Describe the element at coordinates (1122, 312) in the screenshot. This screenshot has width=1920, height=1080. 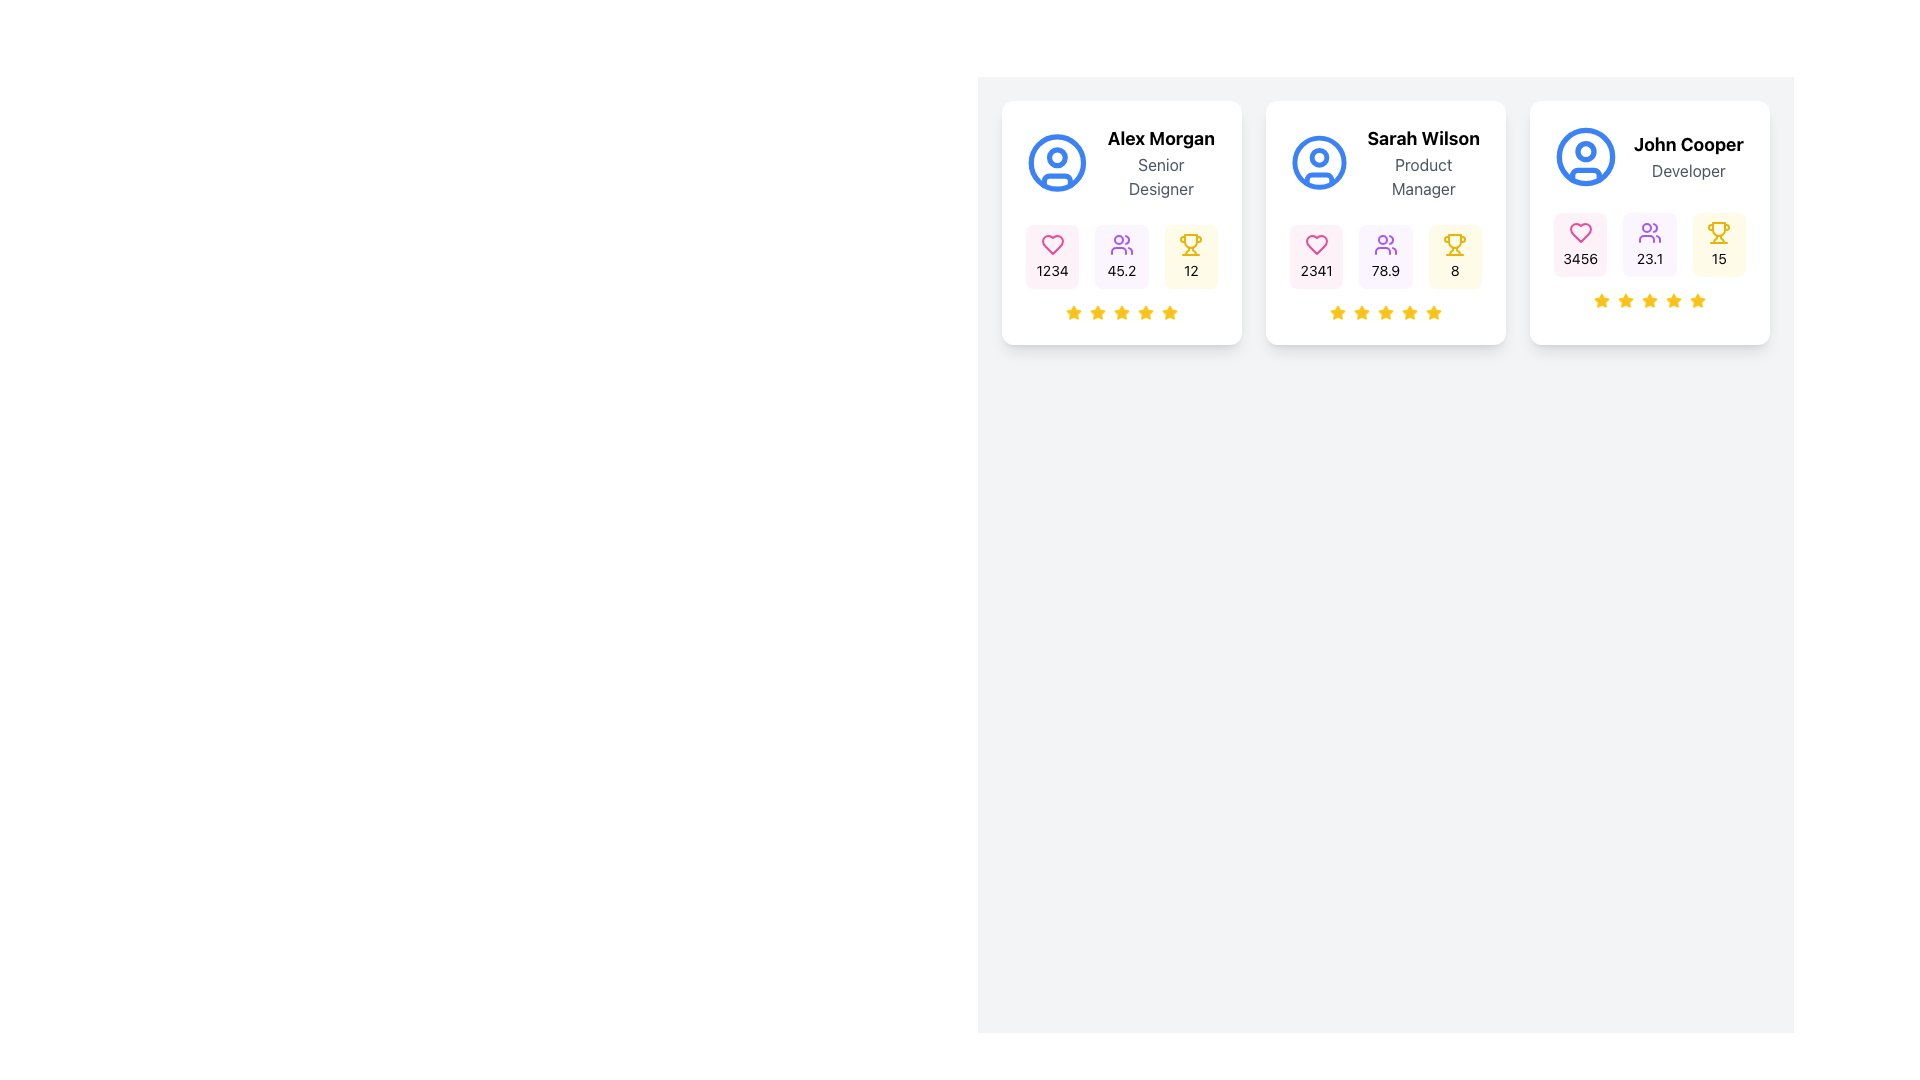
I see `the star icon representing the rating feature located in the bottom row of the card labeled 'Alex Morgan'` at that location.